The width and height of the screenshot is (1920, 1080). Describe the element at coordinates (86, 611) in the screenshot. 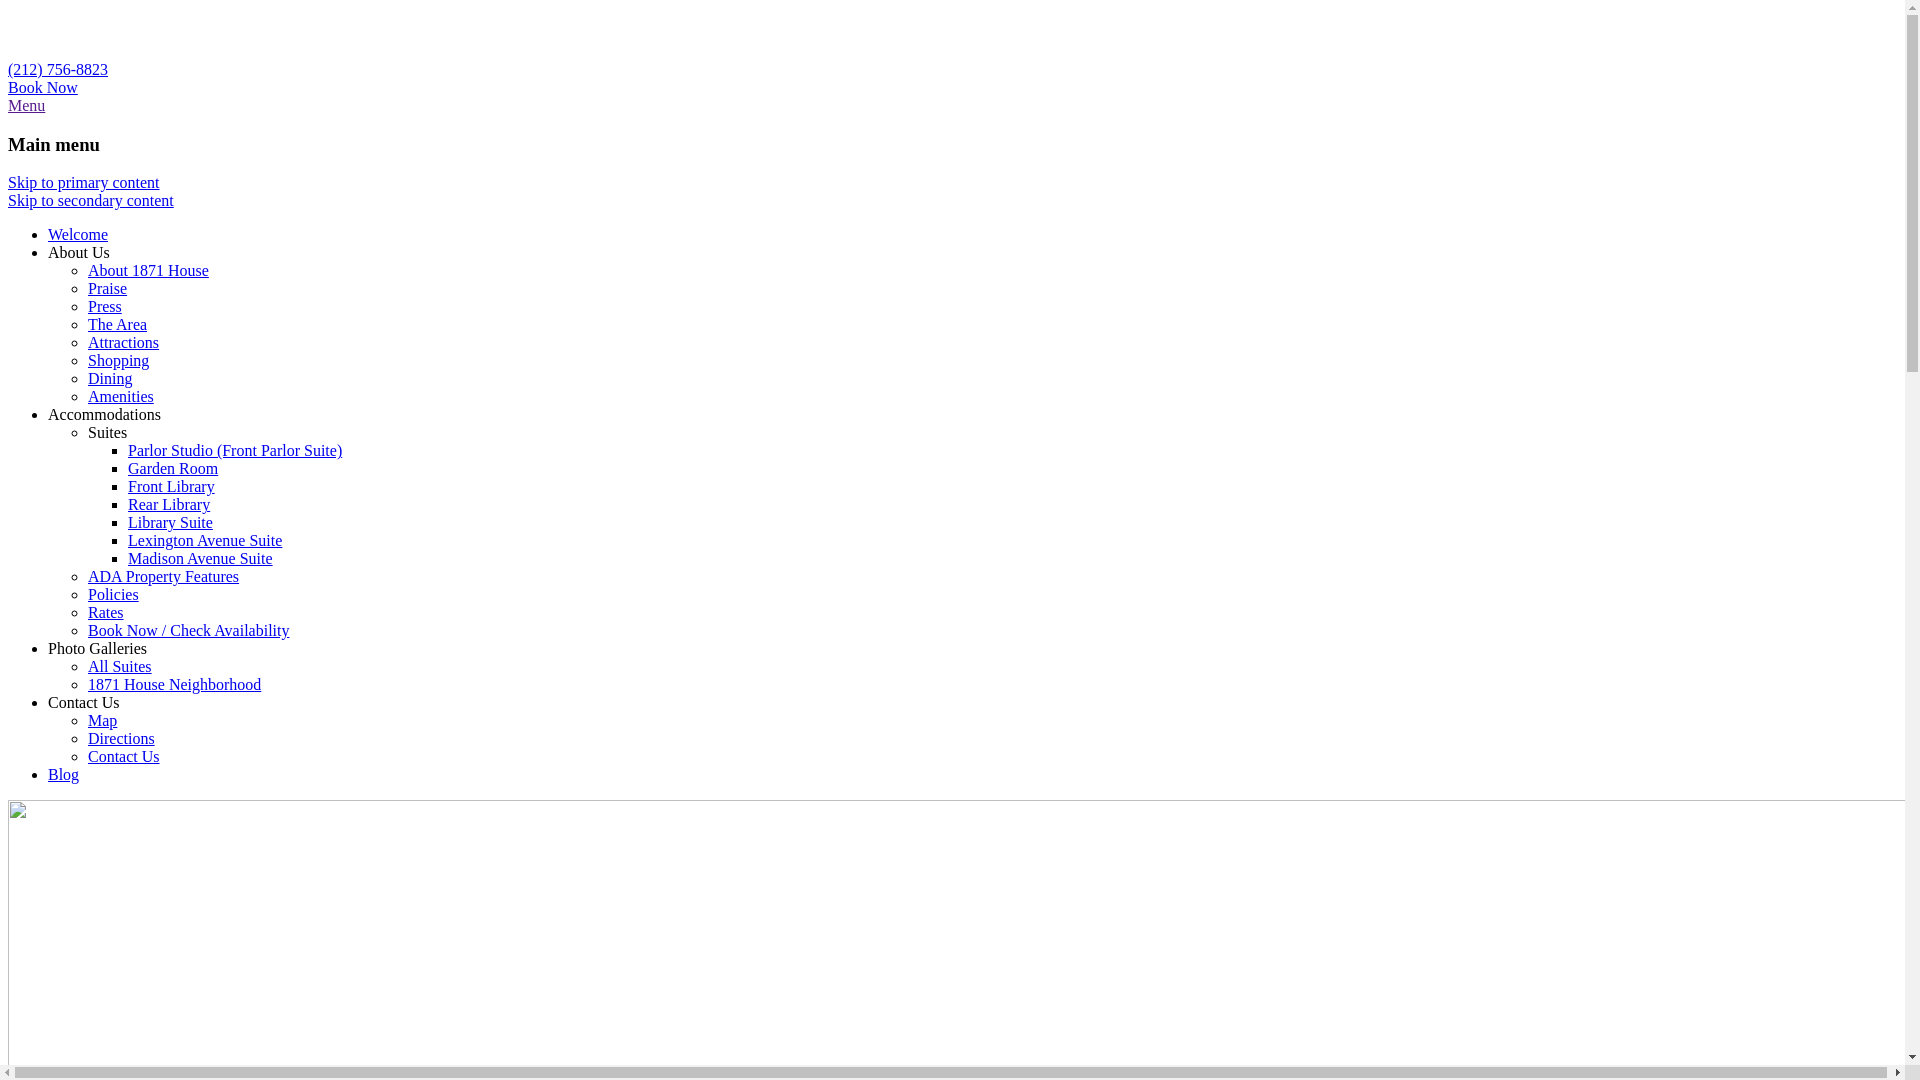

I see `'Rates'` at that location.